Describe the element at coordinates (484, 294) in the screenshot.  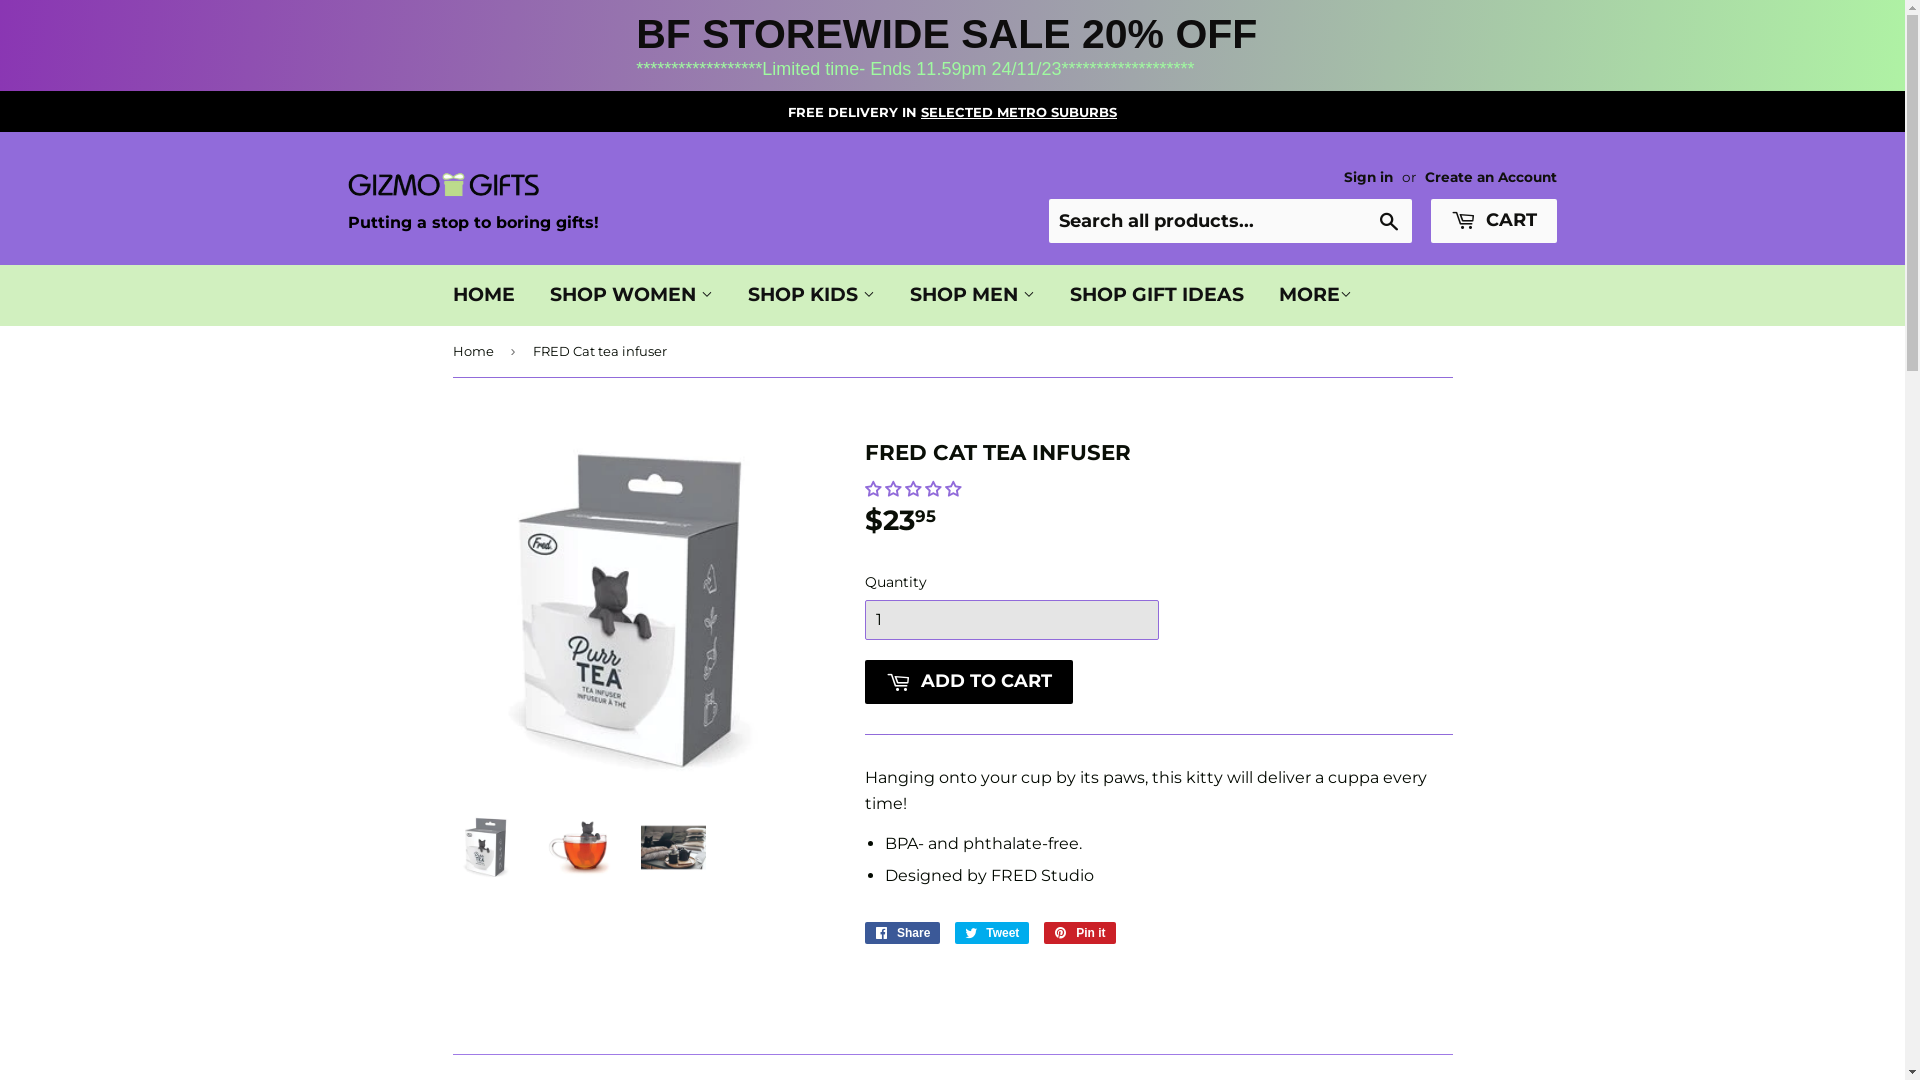
I see `'HOME'` at that location.